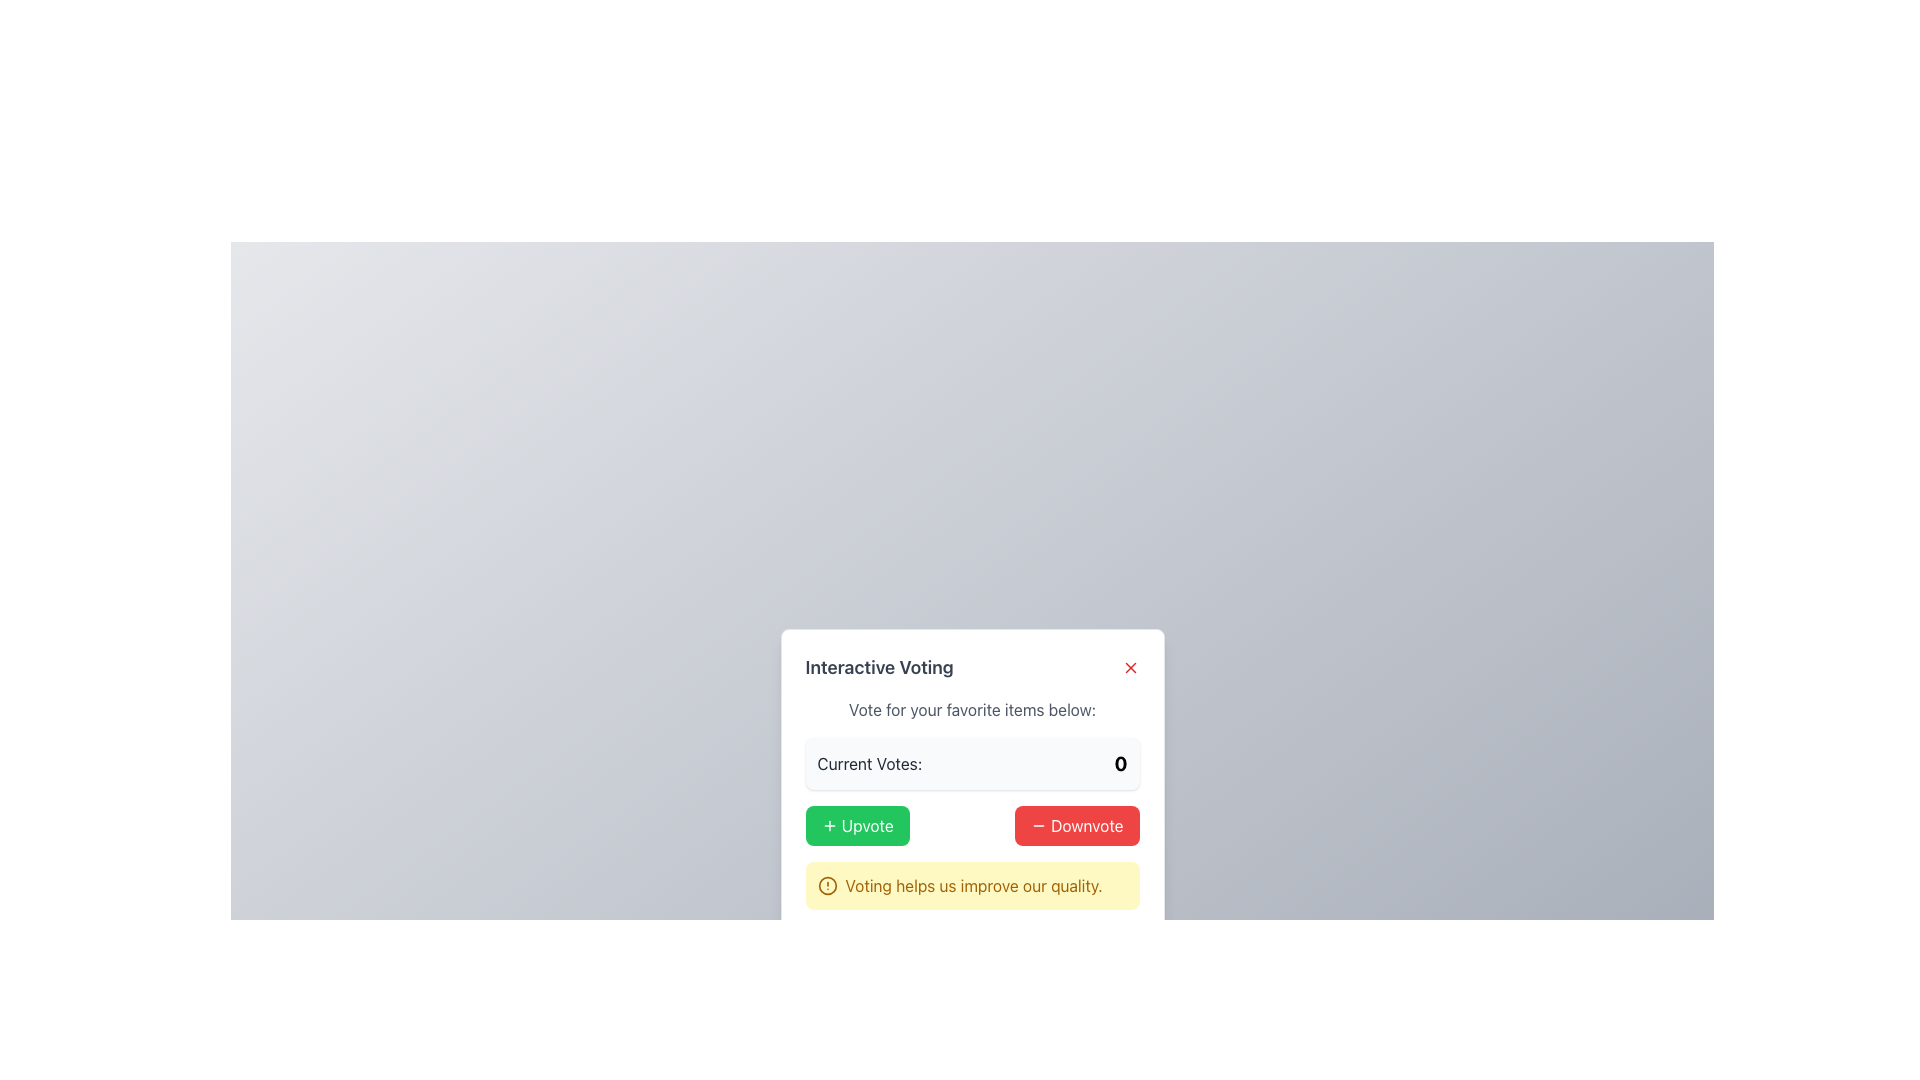 The image size is (1920, 1080). Describe the element at coordinates (1037, 825) in the screenshot. I see `the minus icon inside the red 'Downvote' button located on the right side of the interface` at that location.